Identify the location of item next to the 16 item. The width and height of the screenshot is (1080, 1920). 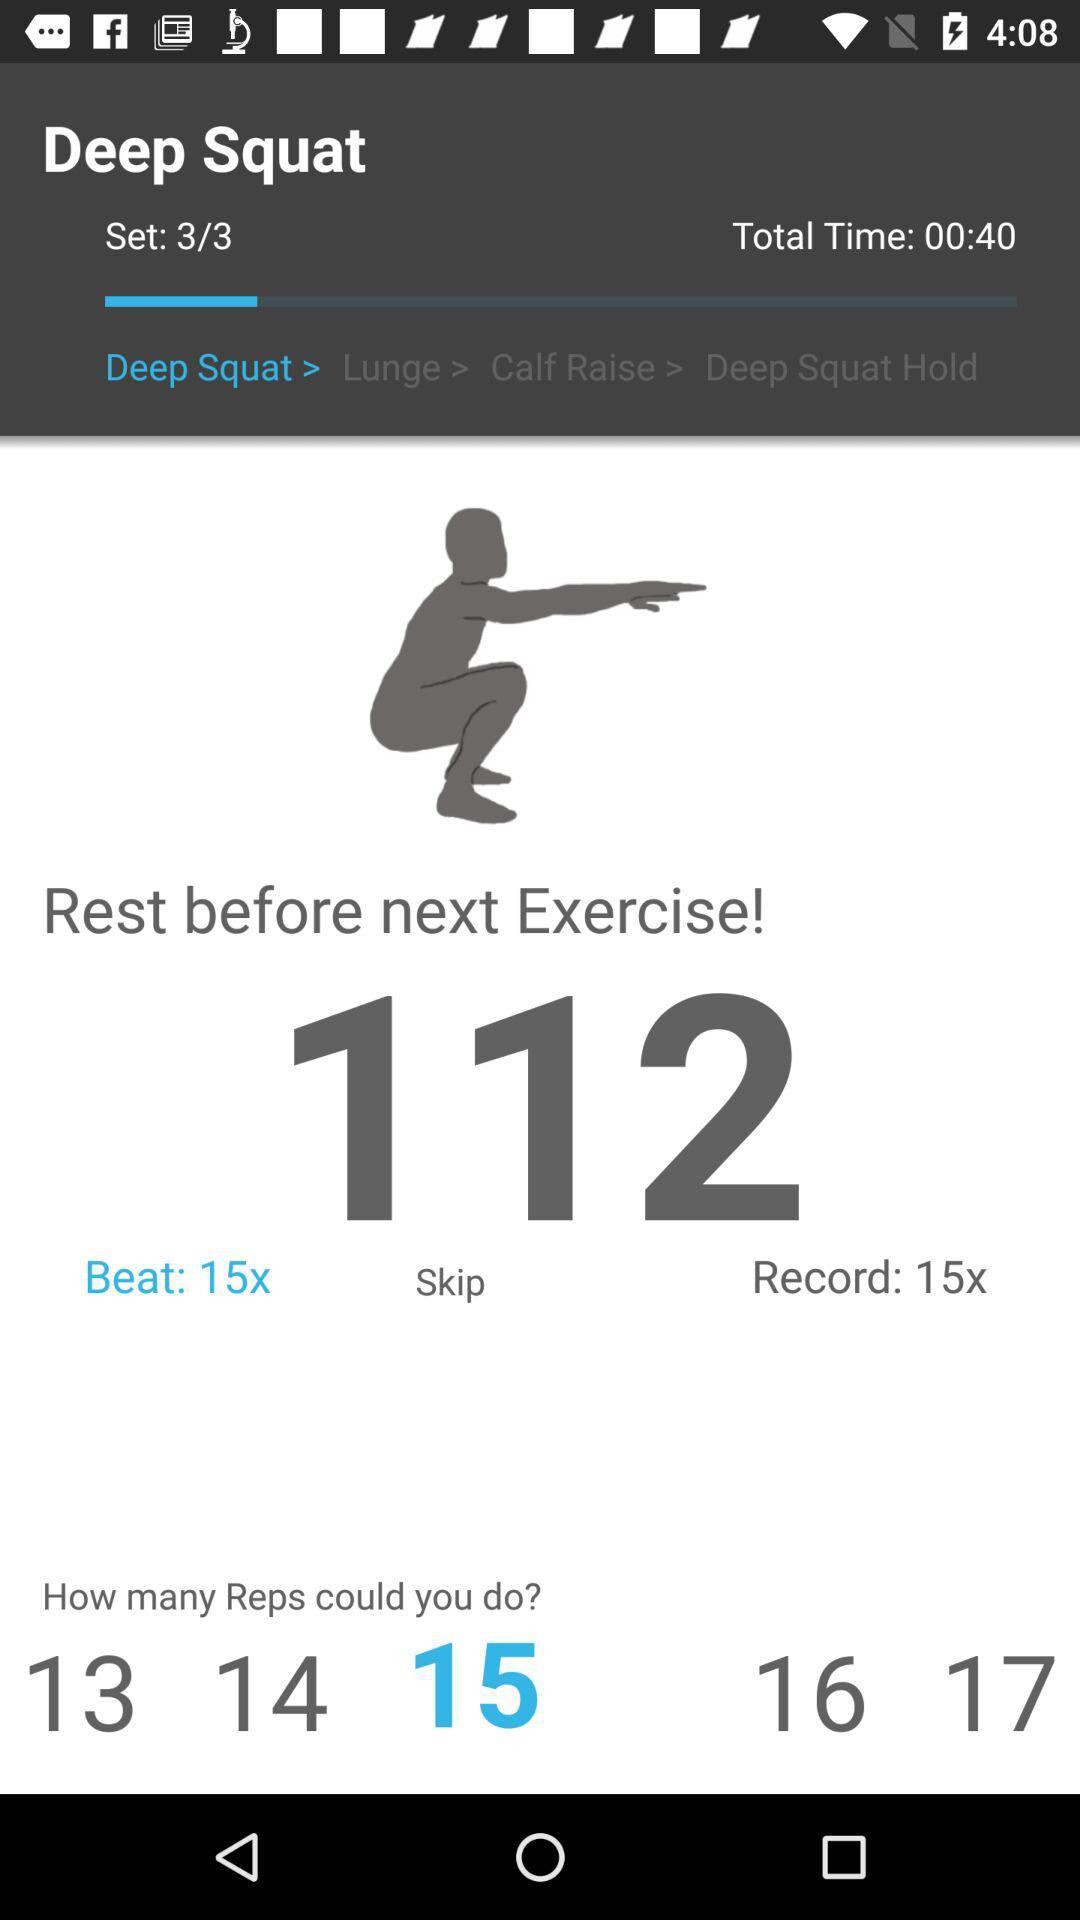
(540, 1680).